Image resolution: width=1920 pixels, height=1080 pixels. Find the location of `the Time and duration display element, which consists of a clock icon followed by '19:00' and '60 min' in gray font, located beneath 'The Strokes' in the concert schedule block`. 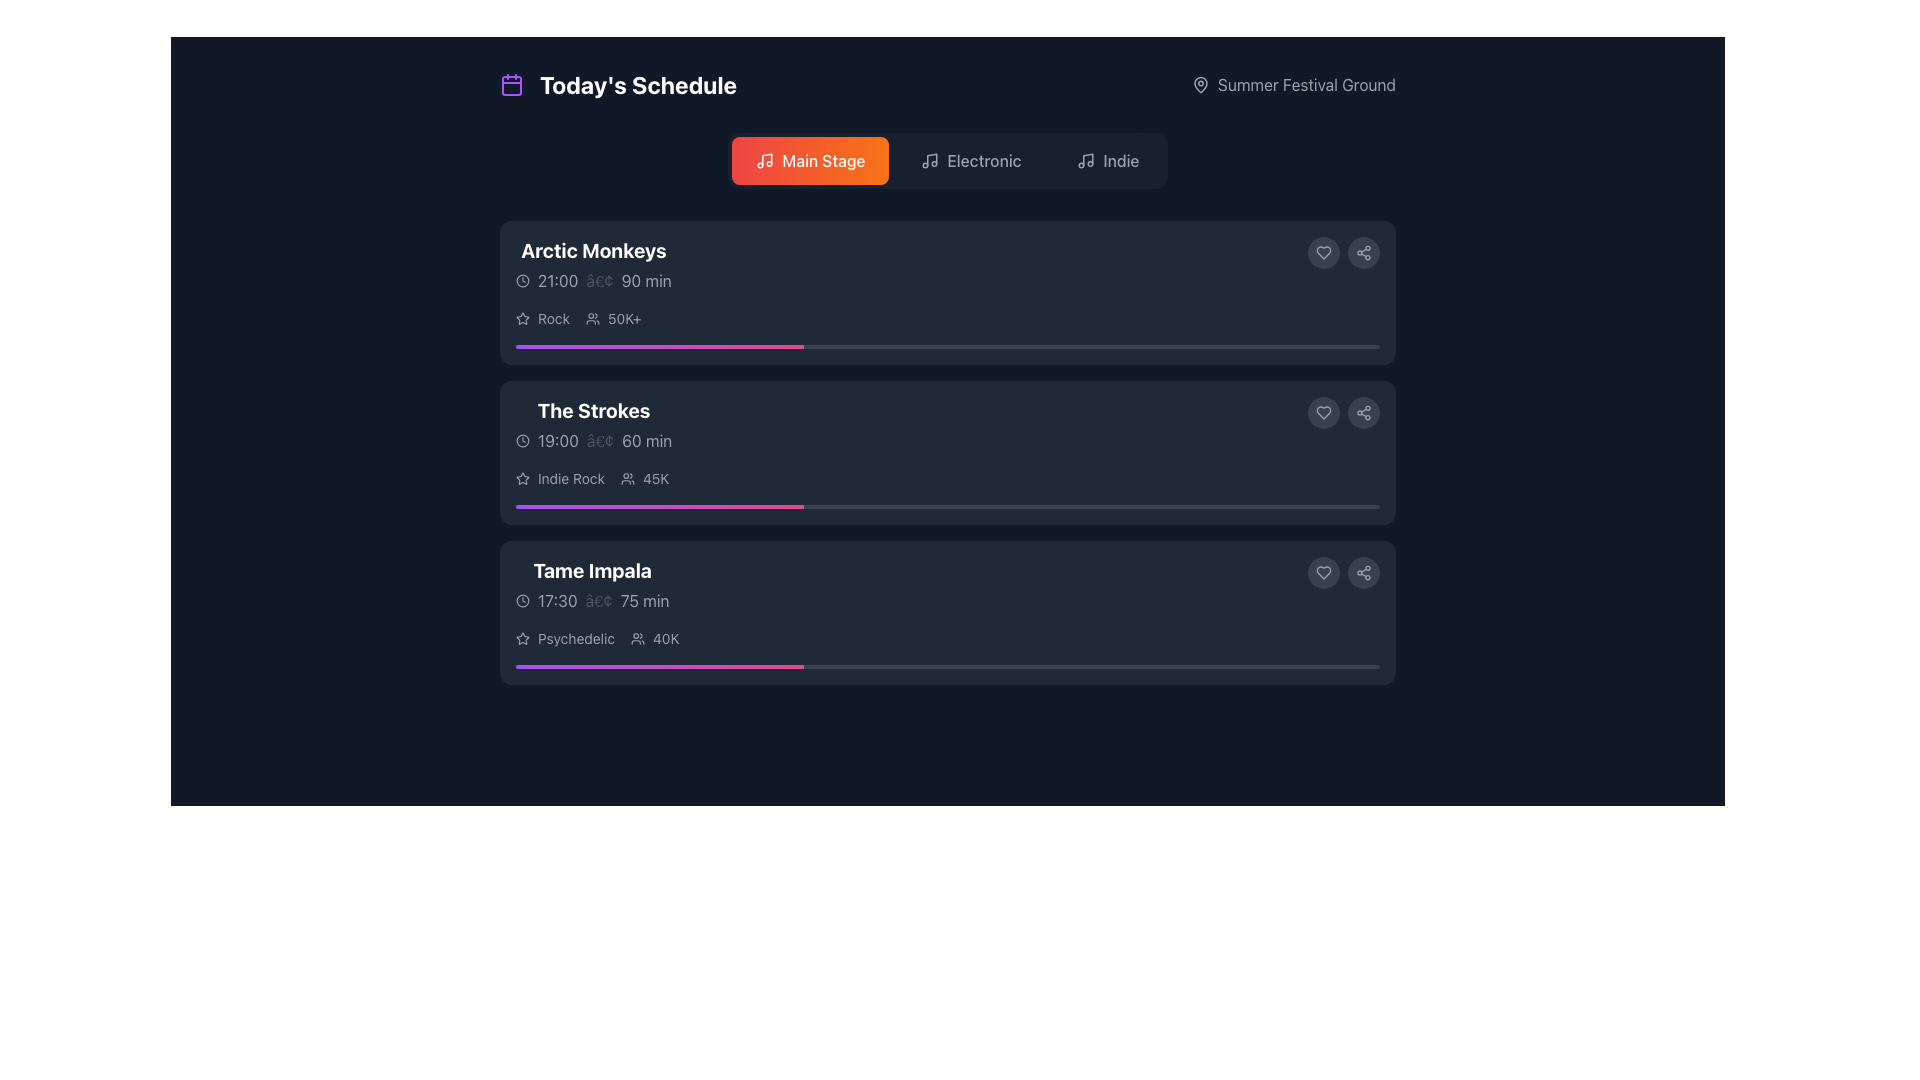

the Time and duration display element, which consists of a clock icon followed by '19:00' and '60 min' in gray font, located beneath 'The Strokes' in the concert schedule block is located at coordinates (593, 439).